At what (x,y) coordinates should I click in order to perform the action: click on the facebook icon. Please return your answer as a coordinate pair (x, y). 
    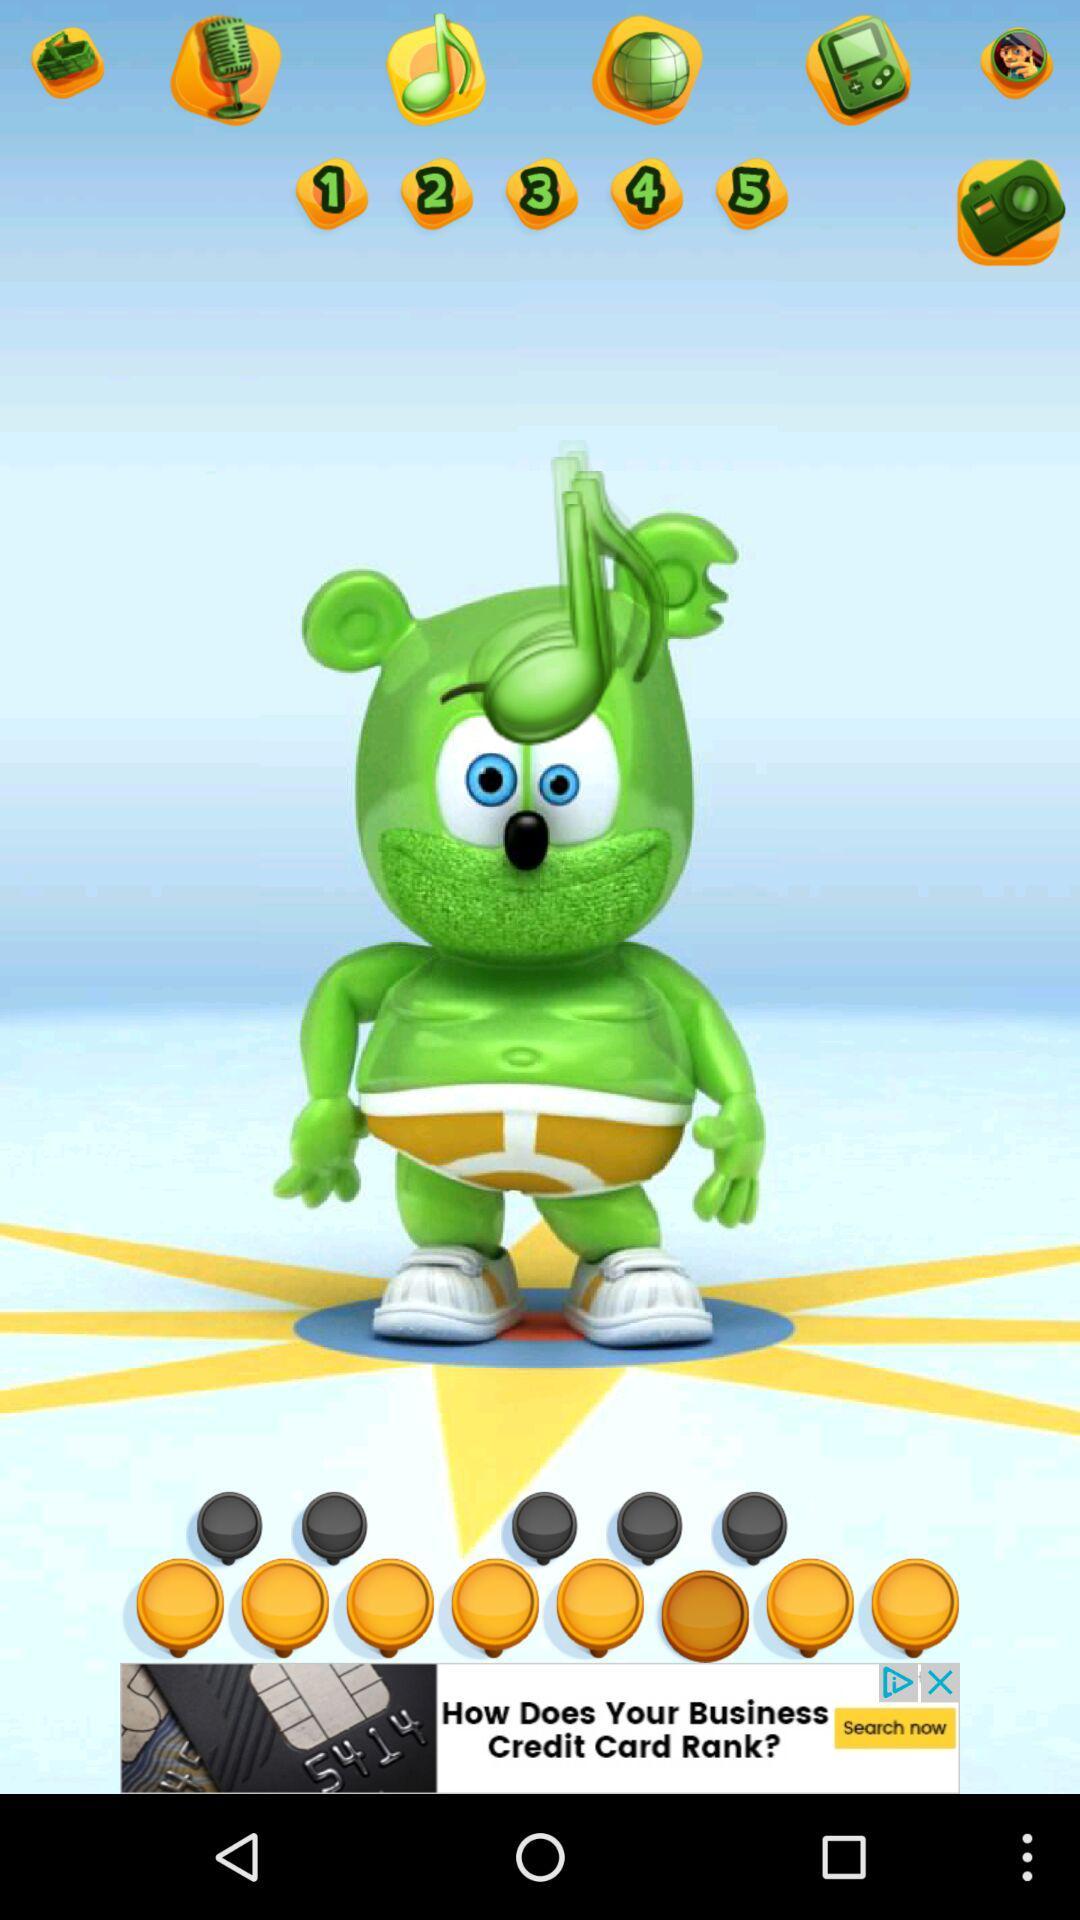
    Looking at the image, I should click on (328, 210).